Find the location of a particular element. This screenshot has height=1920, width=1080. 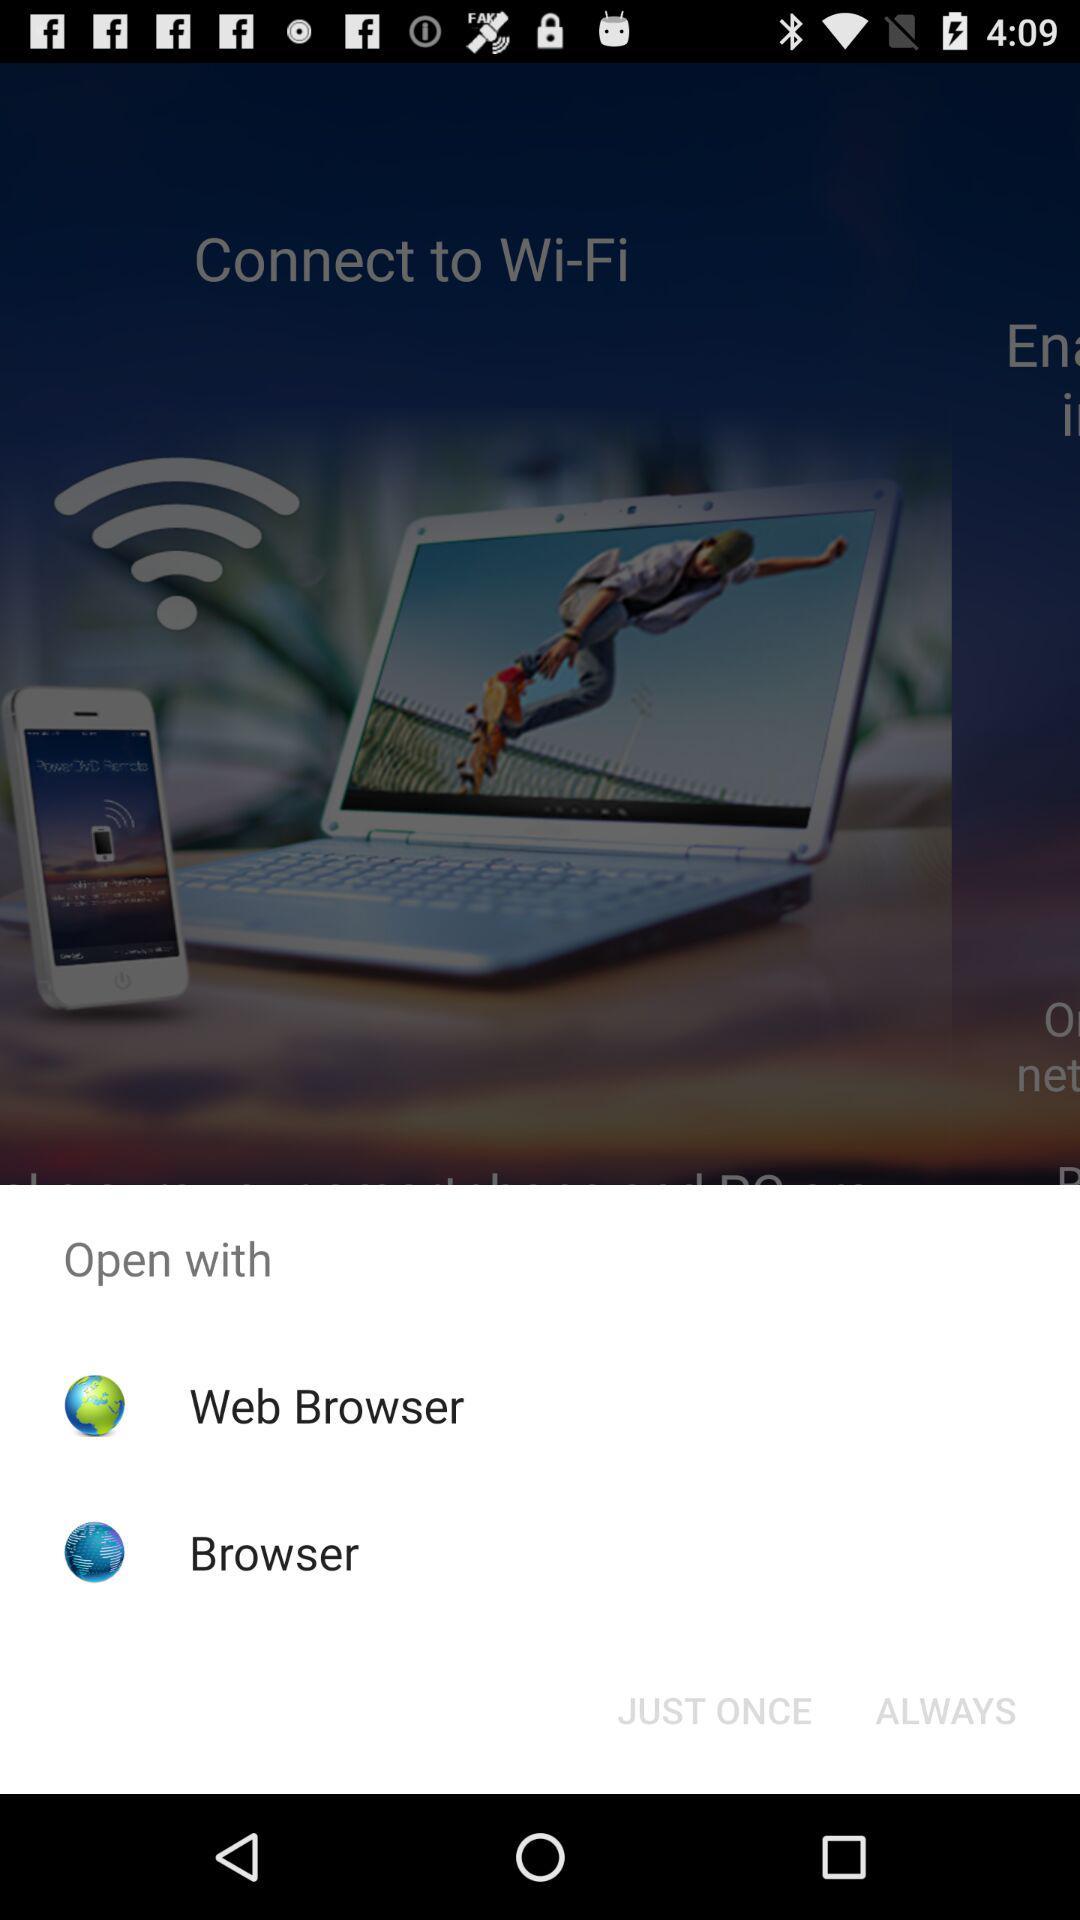

always icon is located at coordinates (945, 1708).